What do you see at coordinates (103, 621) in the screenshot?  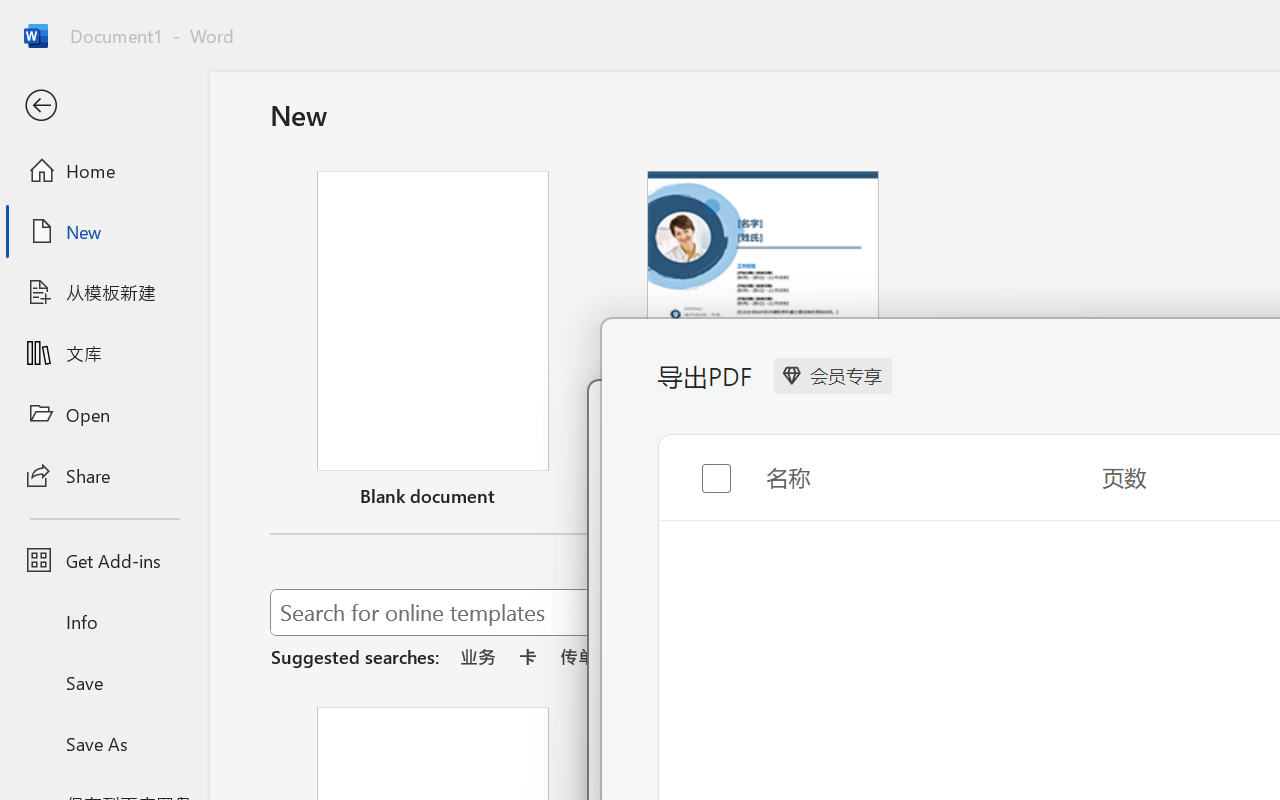 I see `'Info'` at bounding box center [103, 621].